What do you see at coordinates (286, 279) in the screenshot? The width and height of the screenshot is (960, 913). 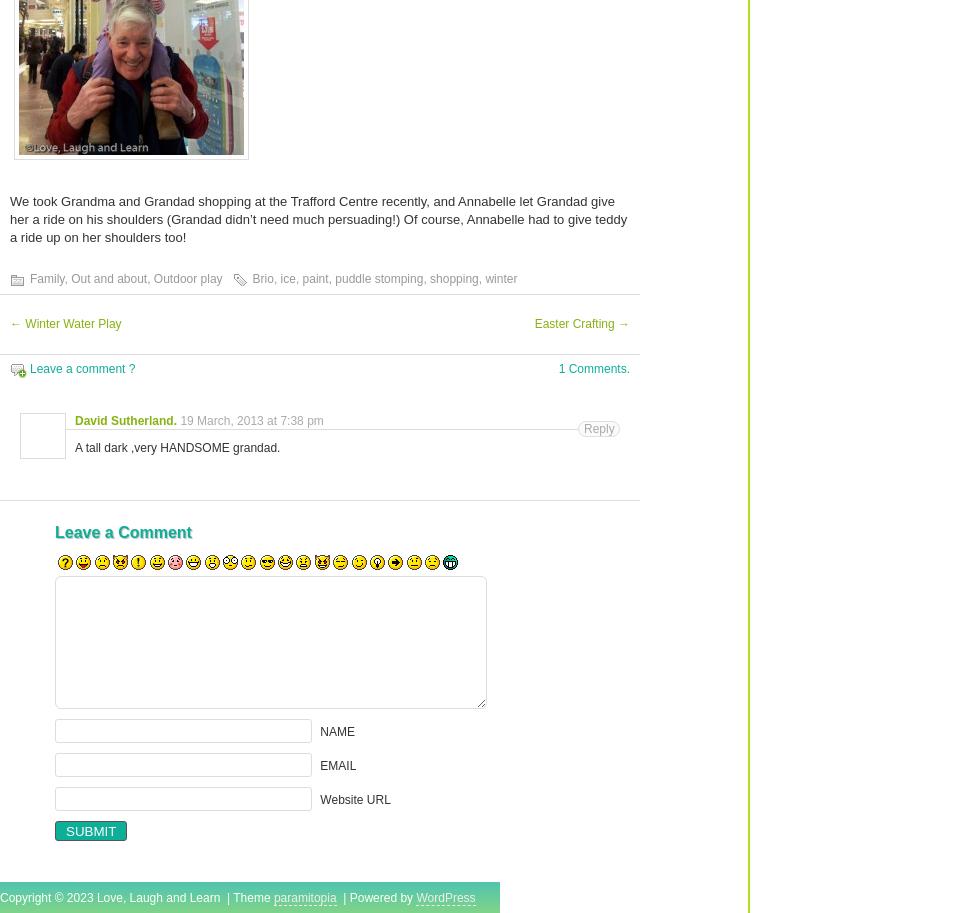 I see `'ice'` at bounding box center [286, 279].